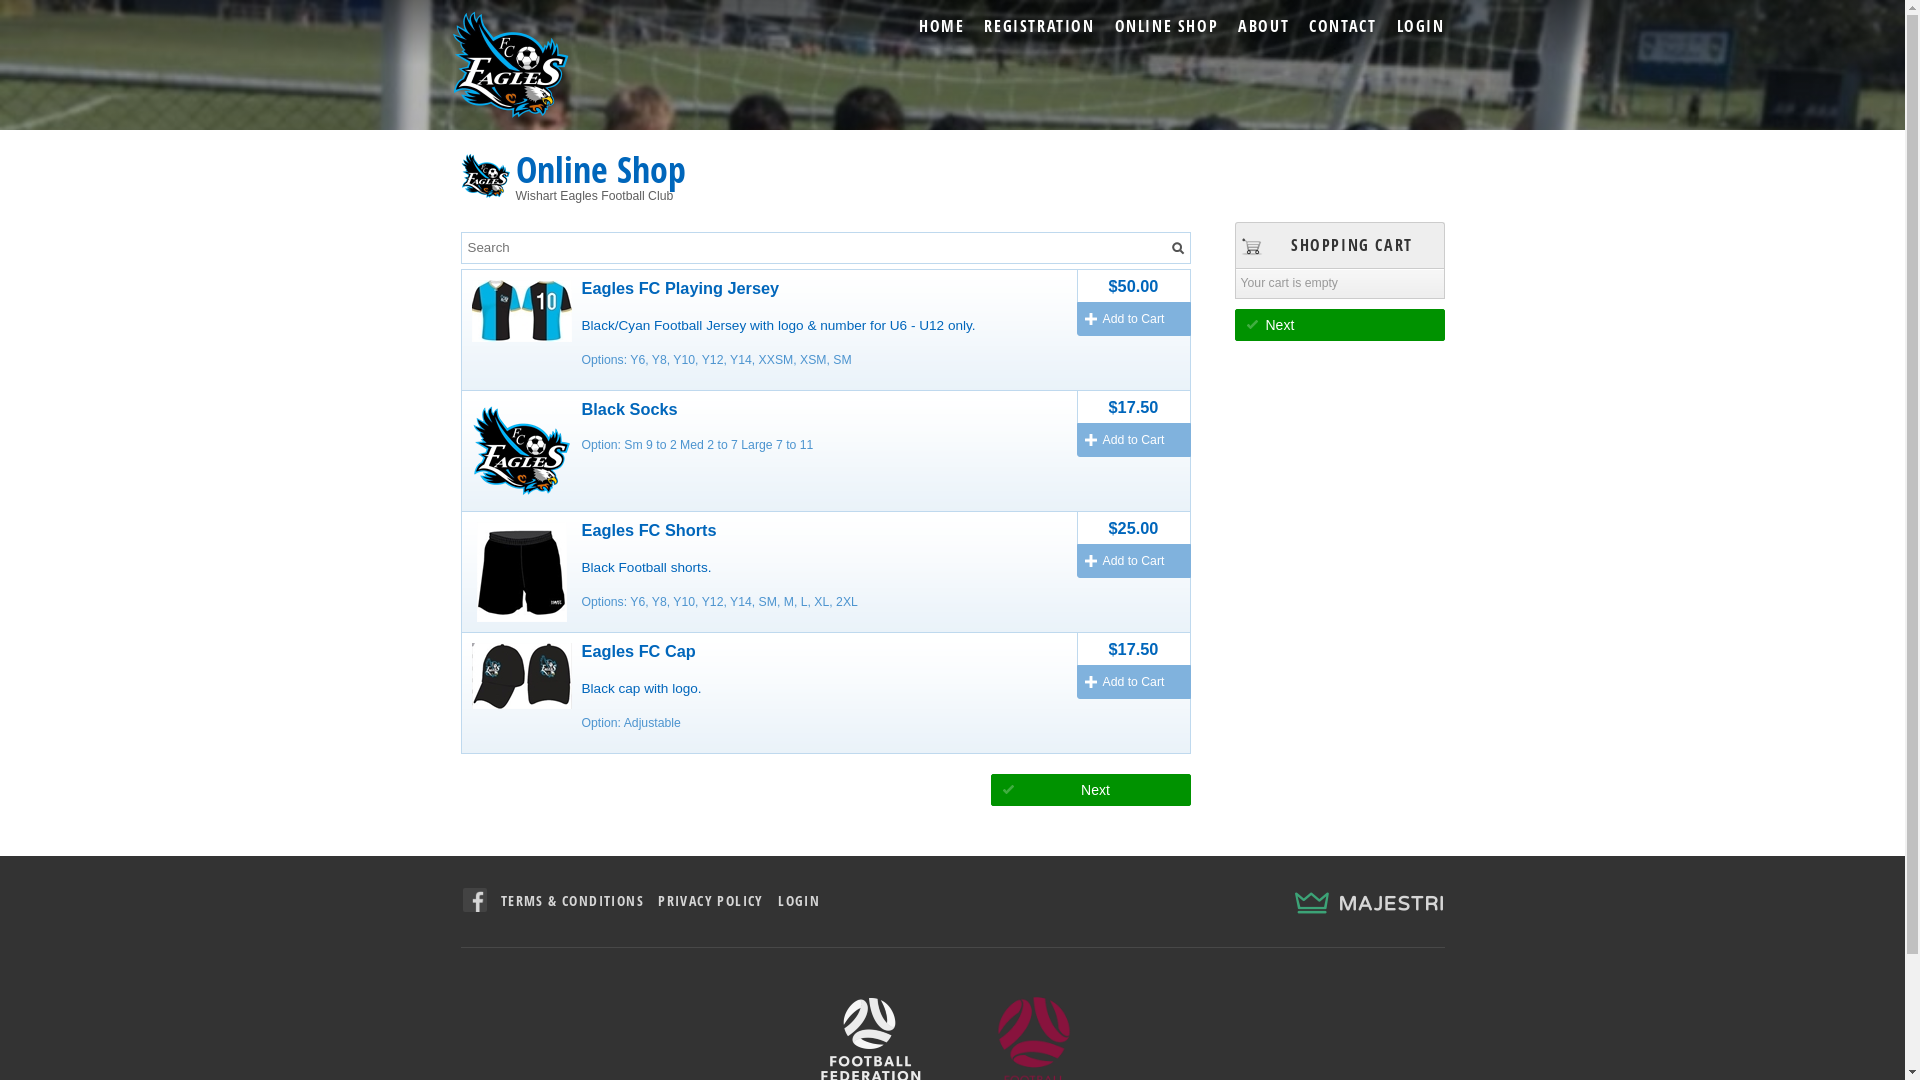 This screenshot has width=1920, height=1080. I want to click on 'Add to Cart', so click(1132, 318).